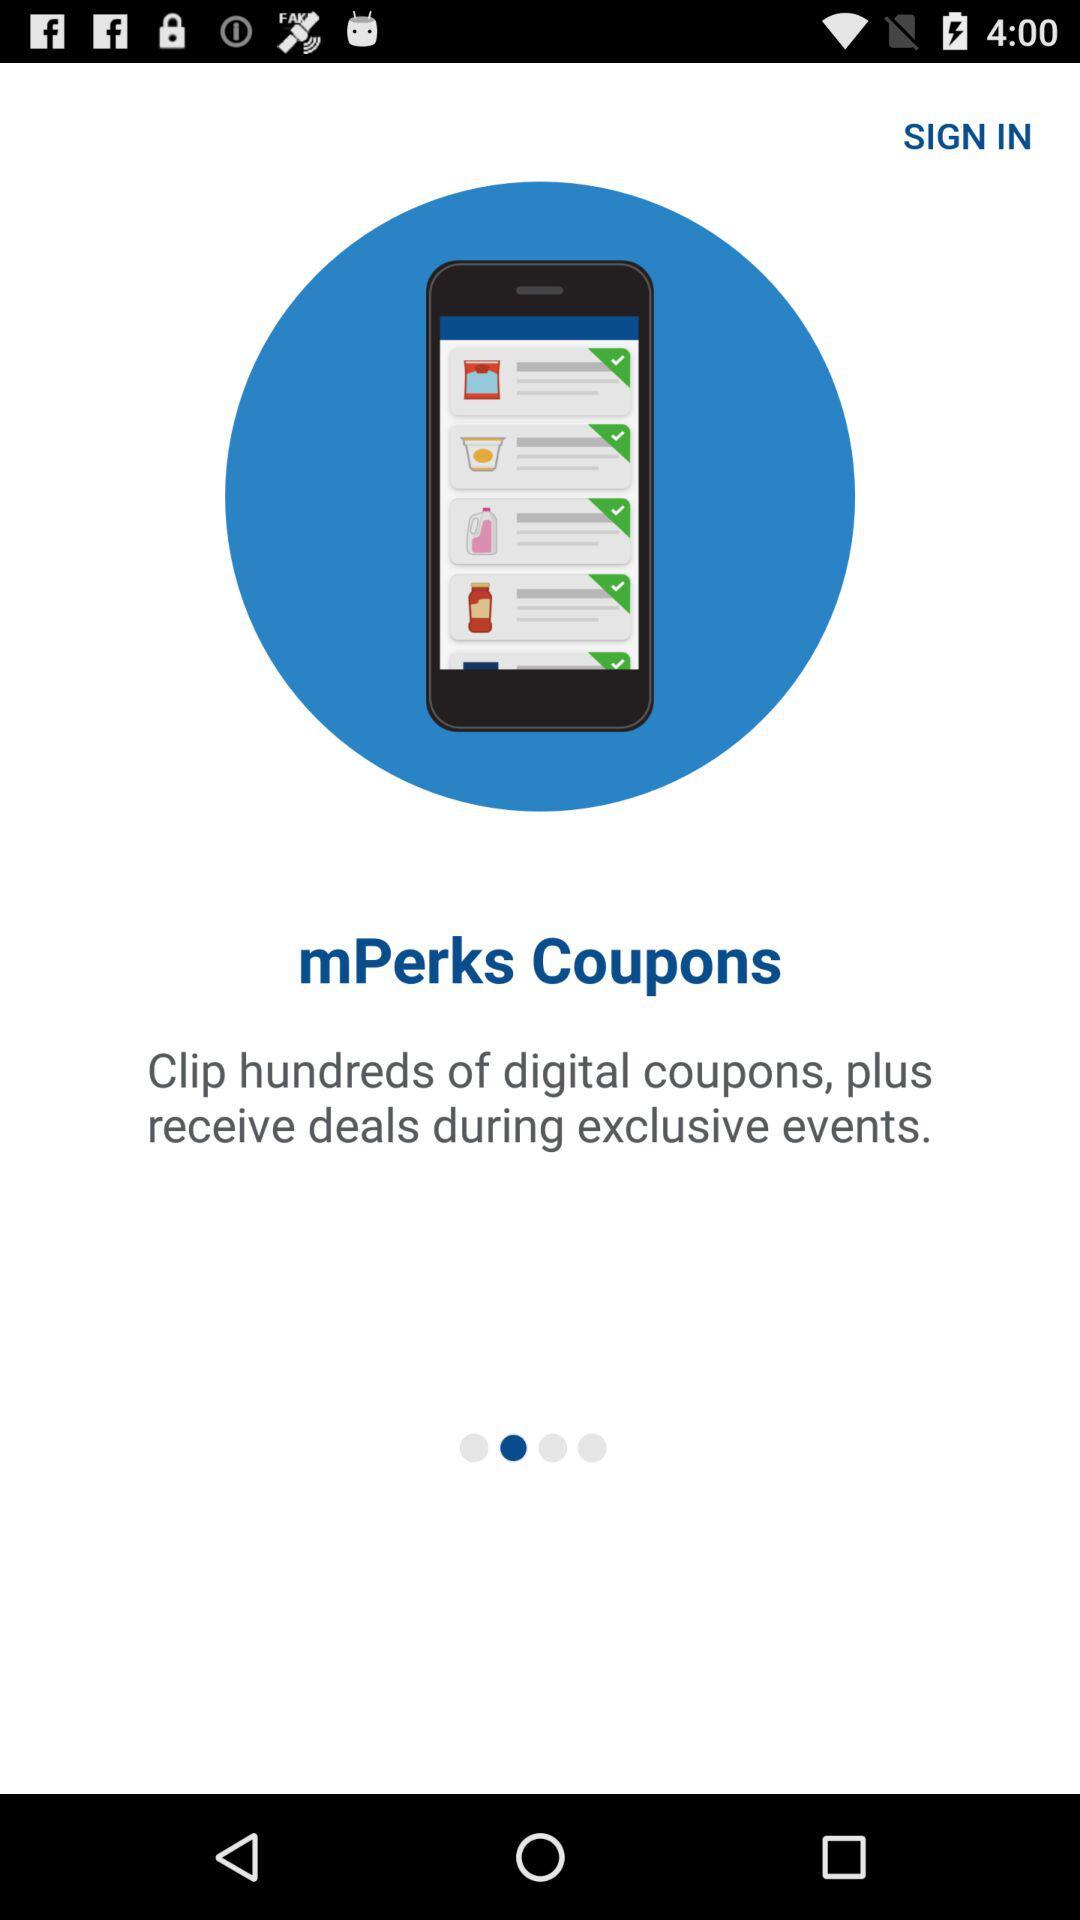 This screenshot has width=1080, height=1920. Describe the element at coordinates (966, 133) in the screenshot. I see `the sign in at the top right corner` at that location.